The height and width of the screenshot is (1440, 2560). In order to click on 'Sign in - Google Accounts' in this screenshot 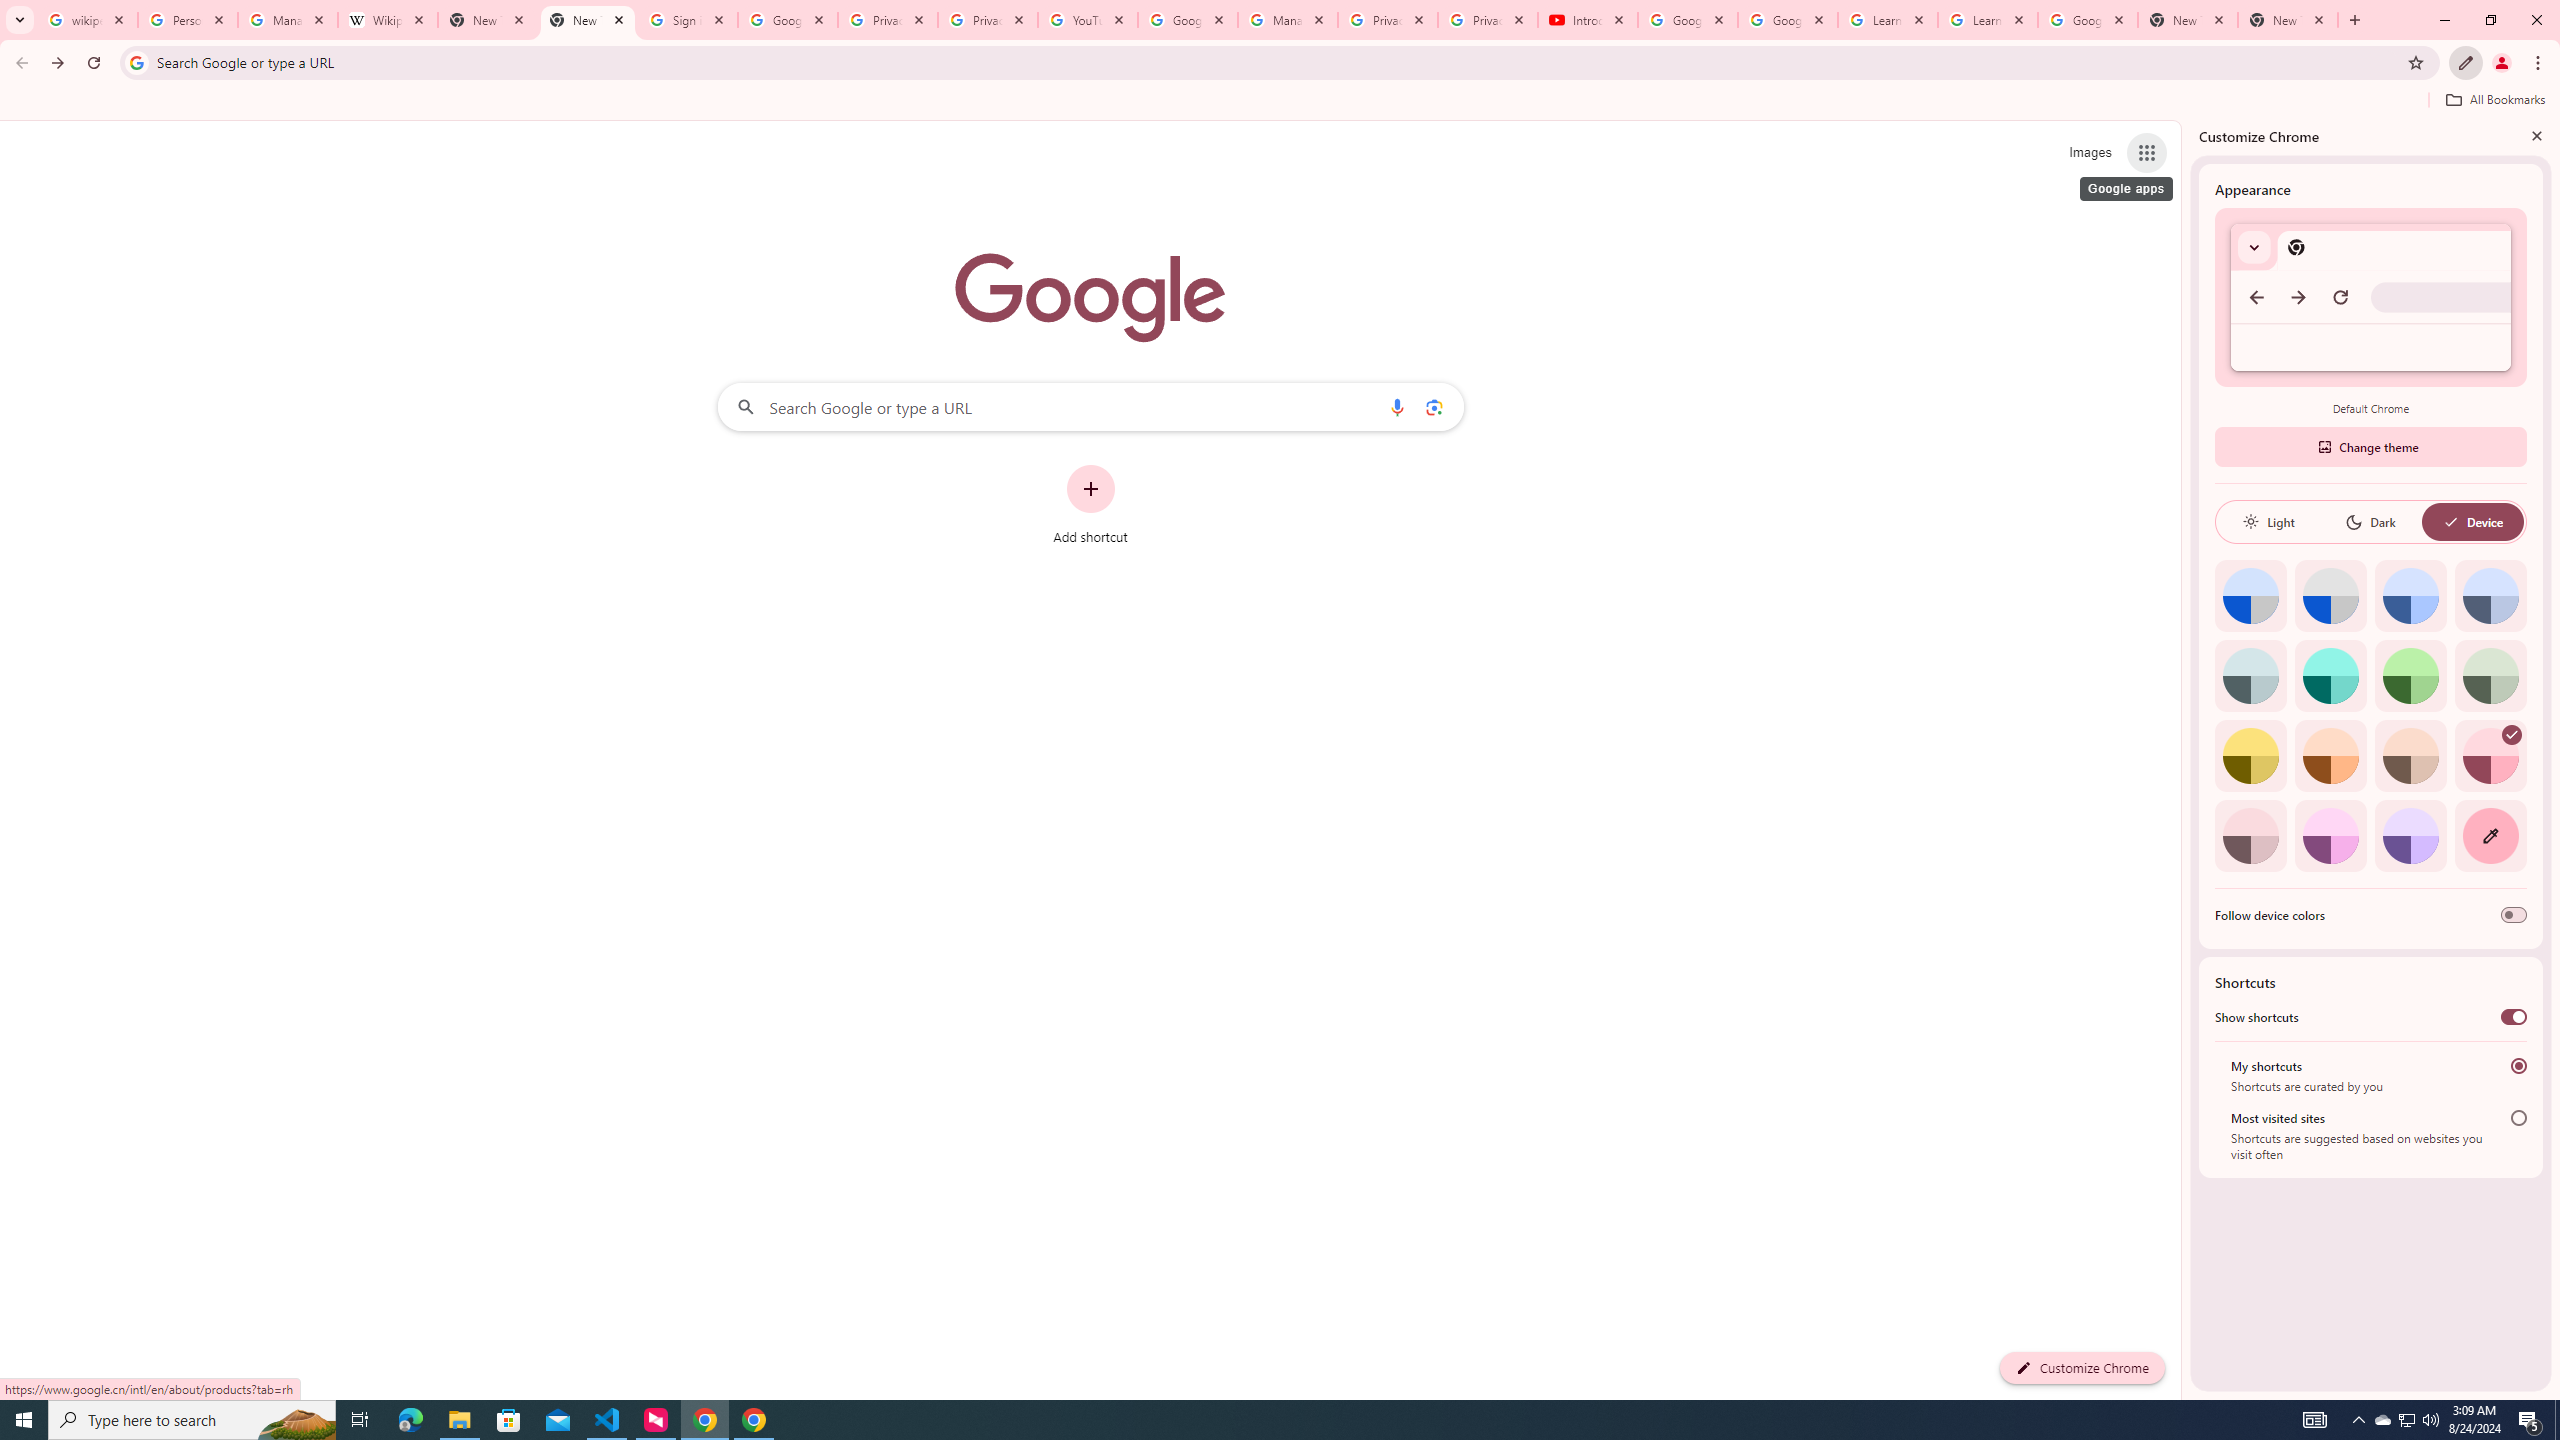, I will do `click(688, 19)`.